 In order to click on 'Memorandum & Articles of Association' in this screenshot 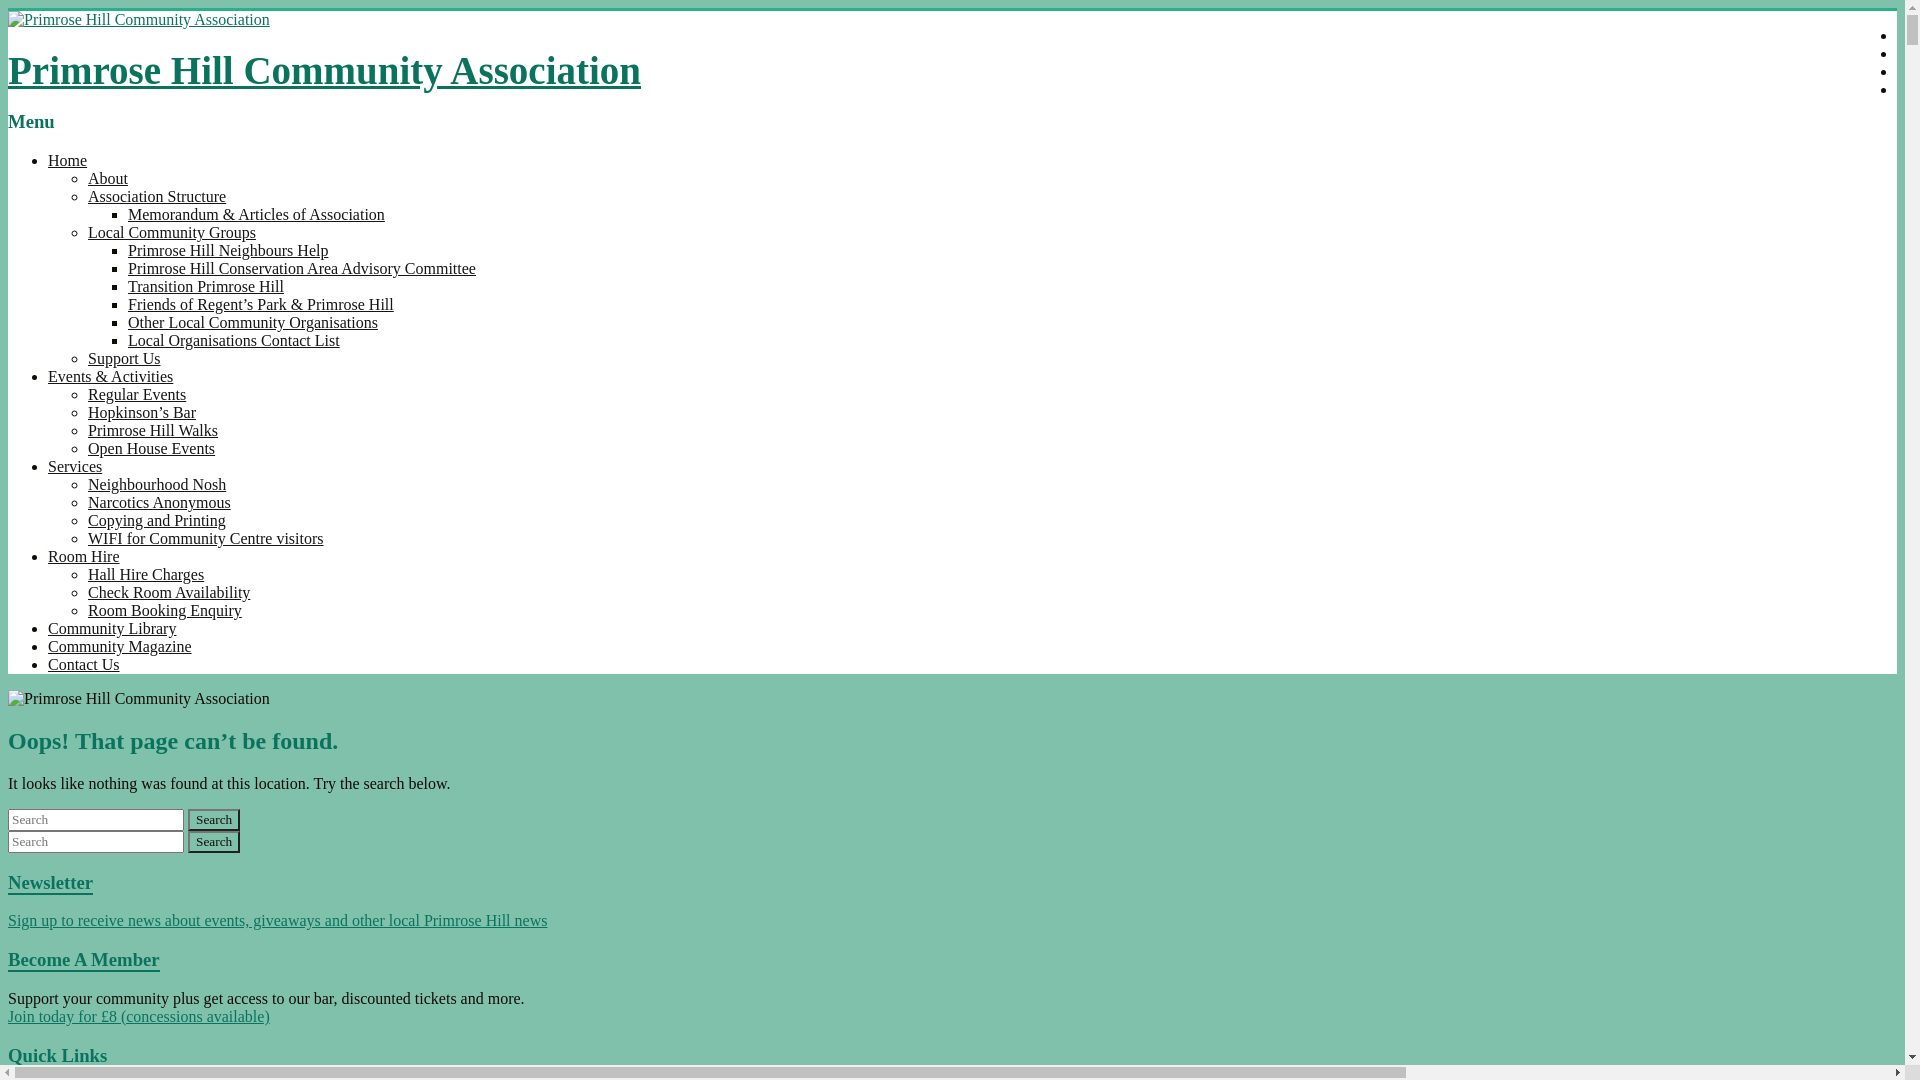, I will do `click(255, 214)`.